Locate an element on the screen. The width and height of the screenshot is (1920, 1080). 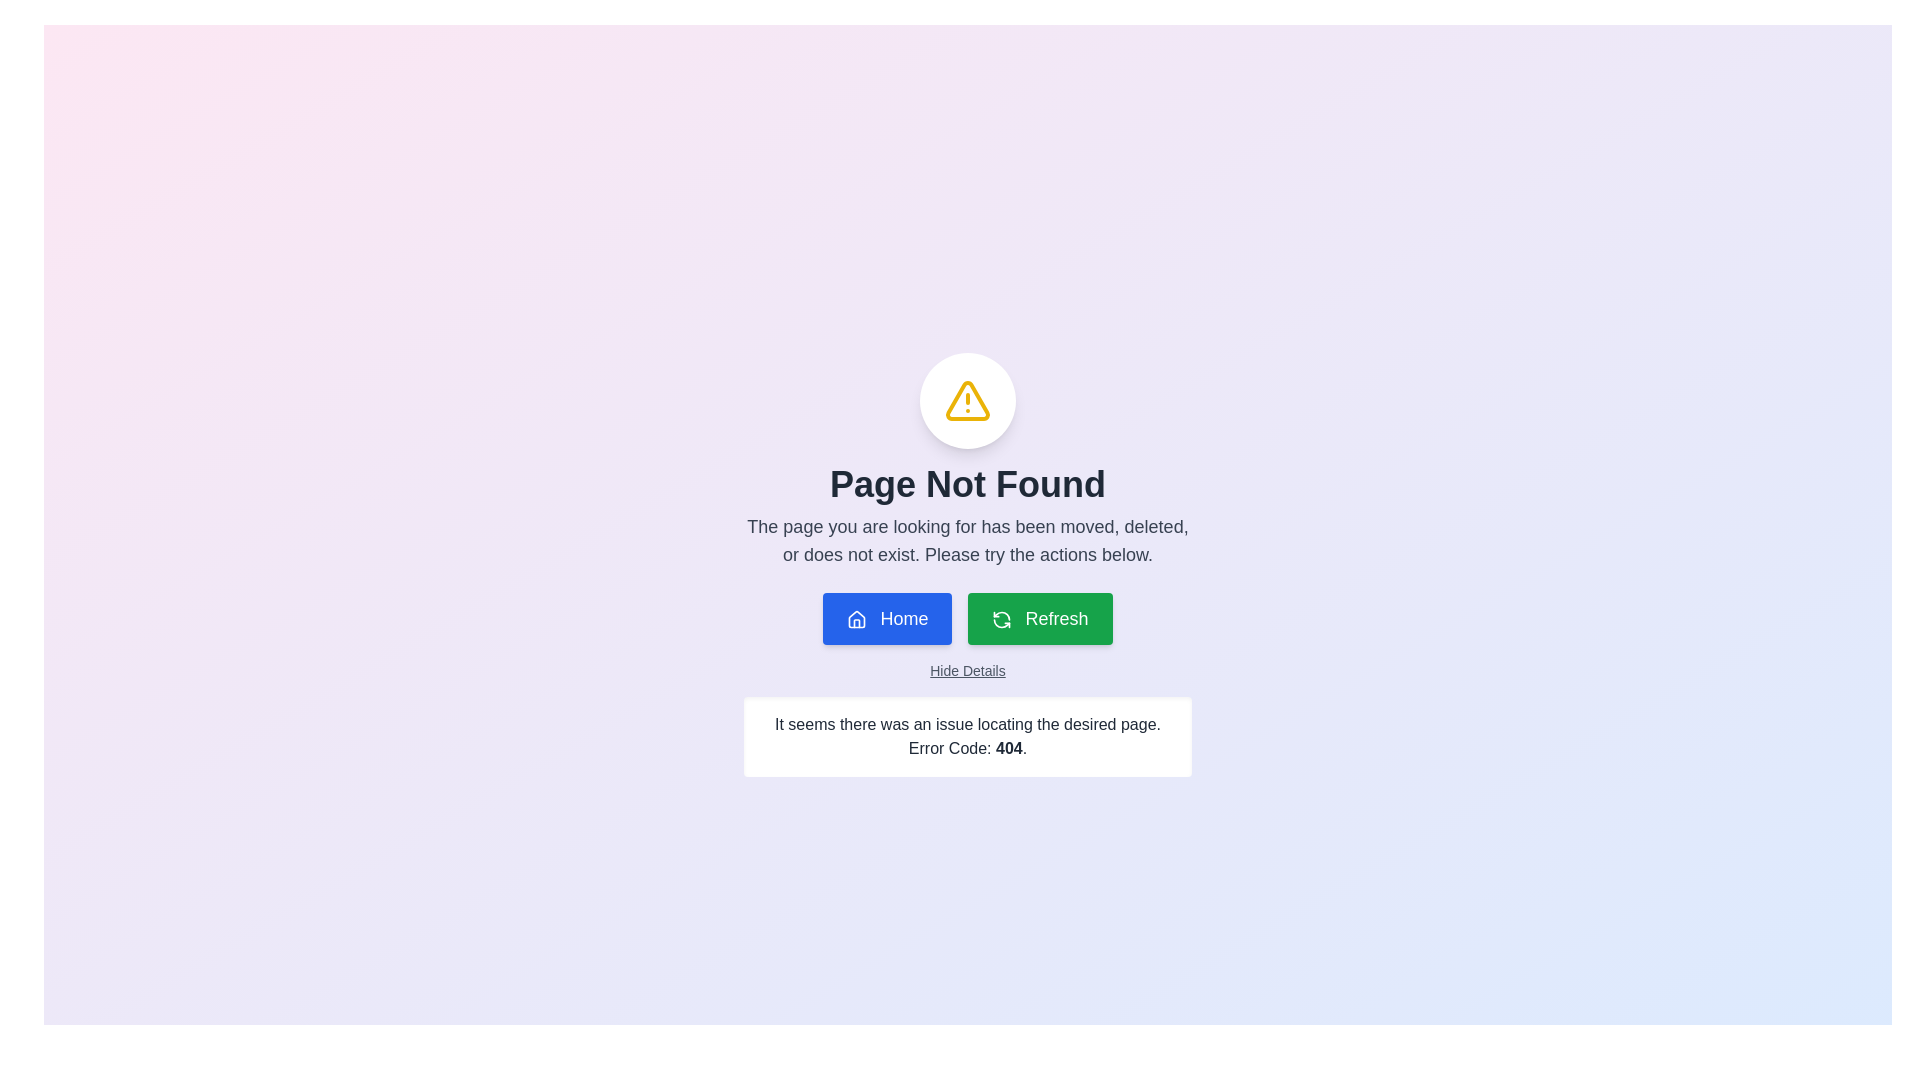
the navigation button located on the left side of the horizontally spaced pair of buttons, positioned below the 'Page Not Found' headline is located at coordinates (887, 617).